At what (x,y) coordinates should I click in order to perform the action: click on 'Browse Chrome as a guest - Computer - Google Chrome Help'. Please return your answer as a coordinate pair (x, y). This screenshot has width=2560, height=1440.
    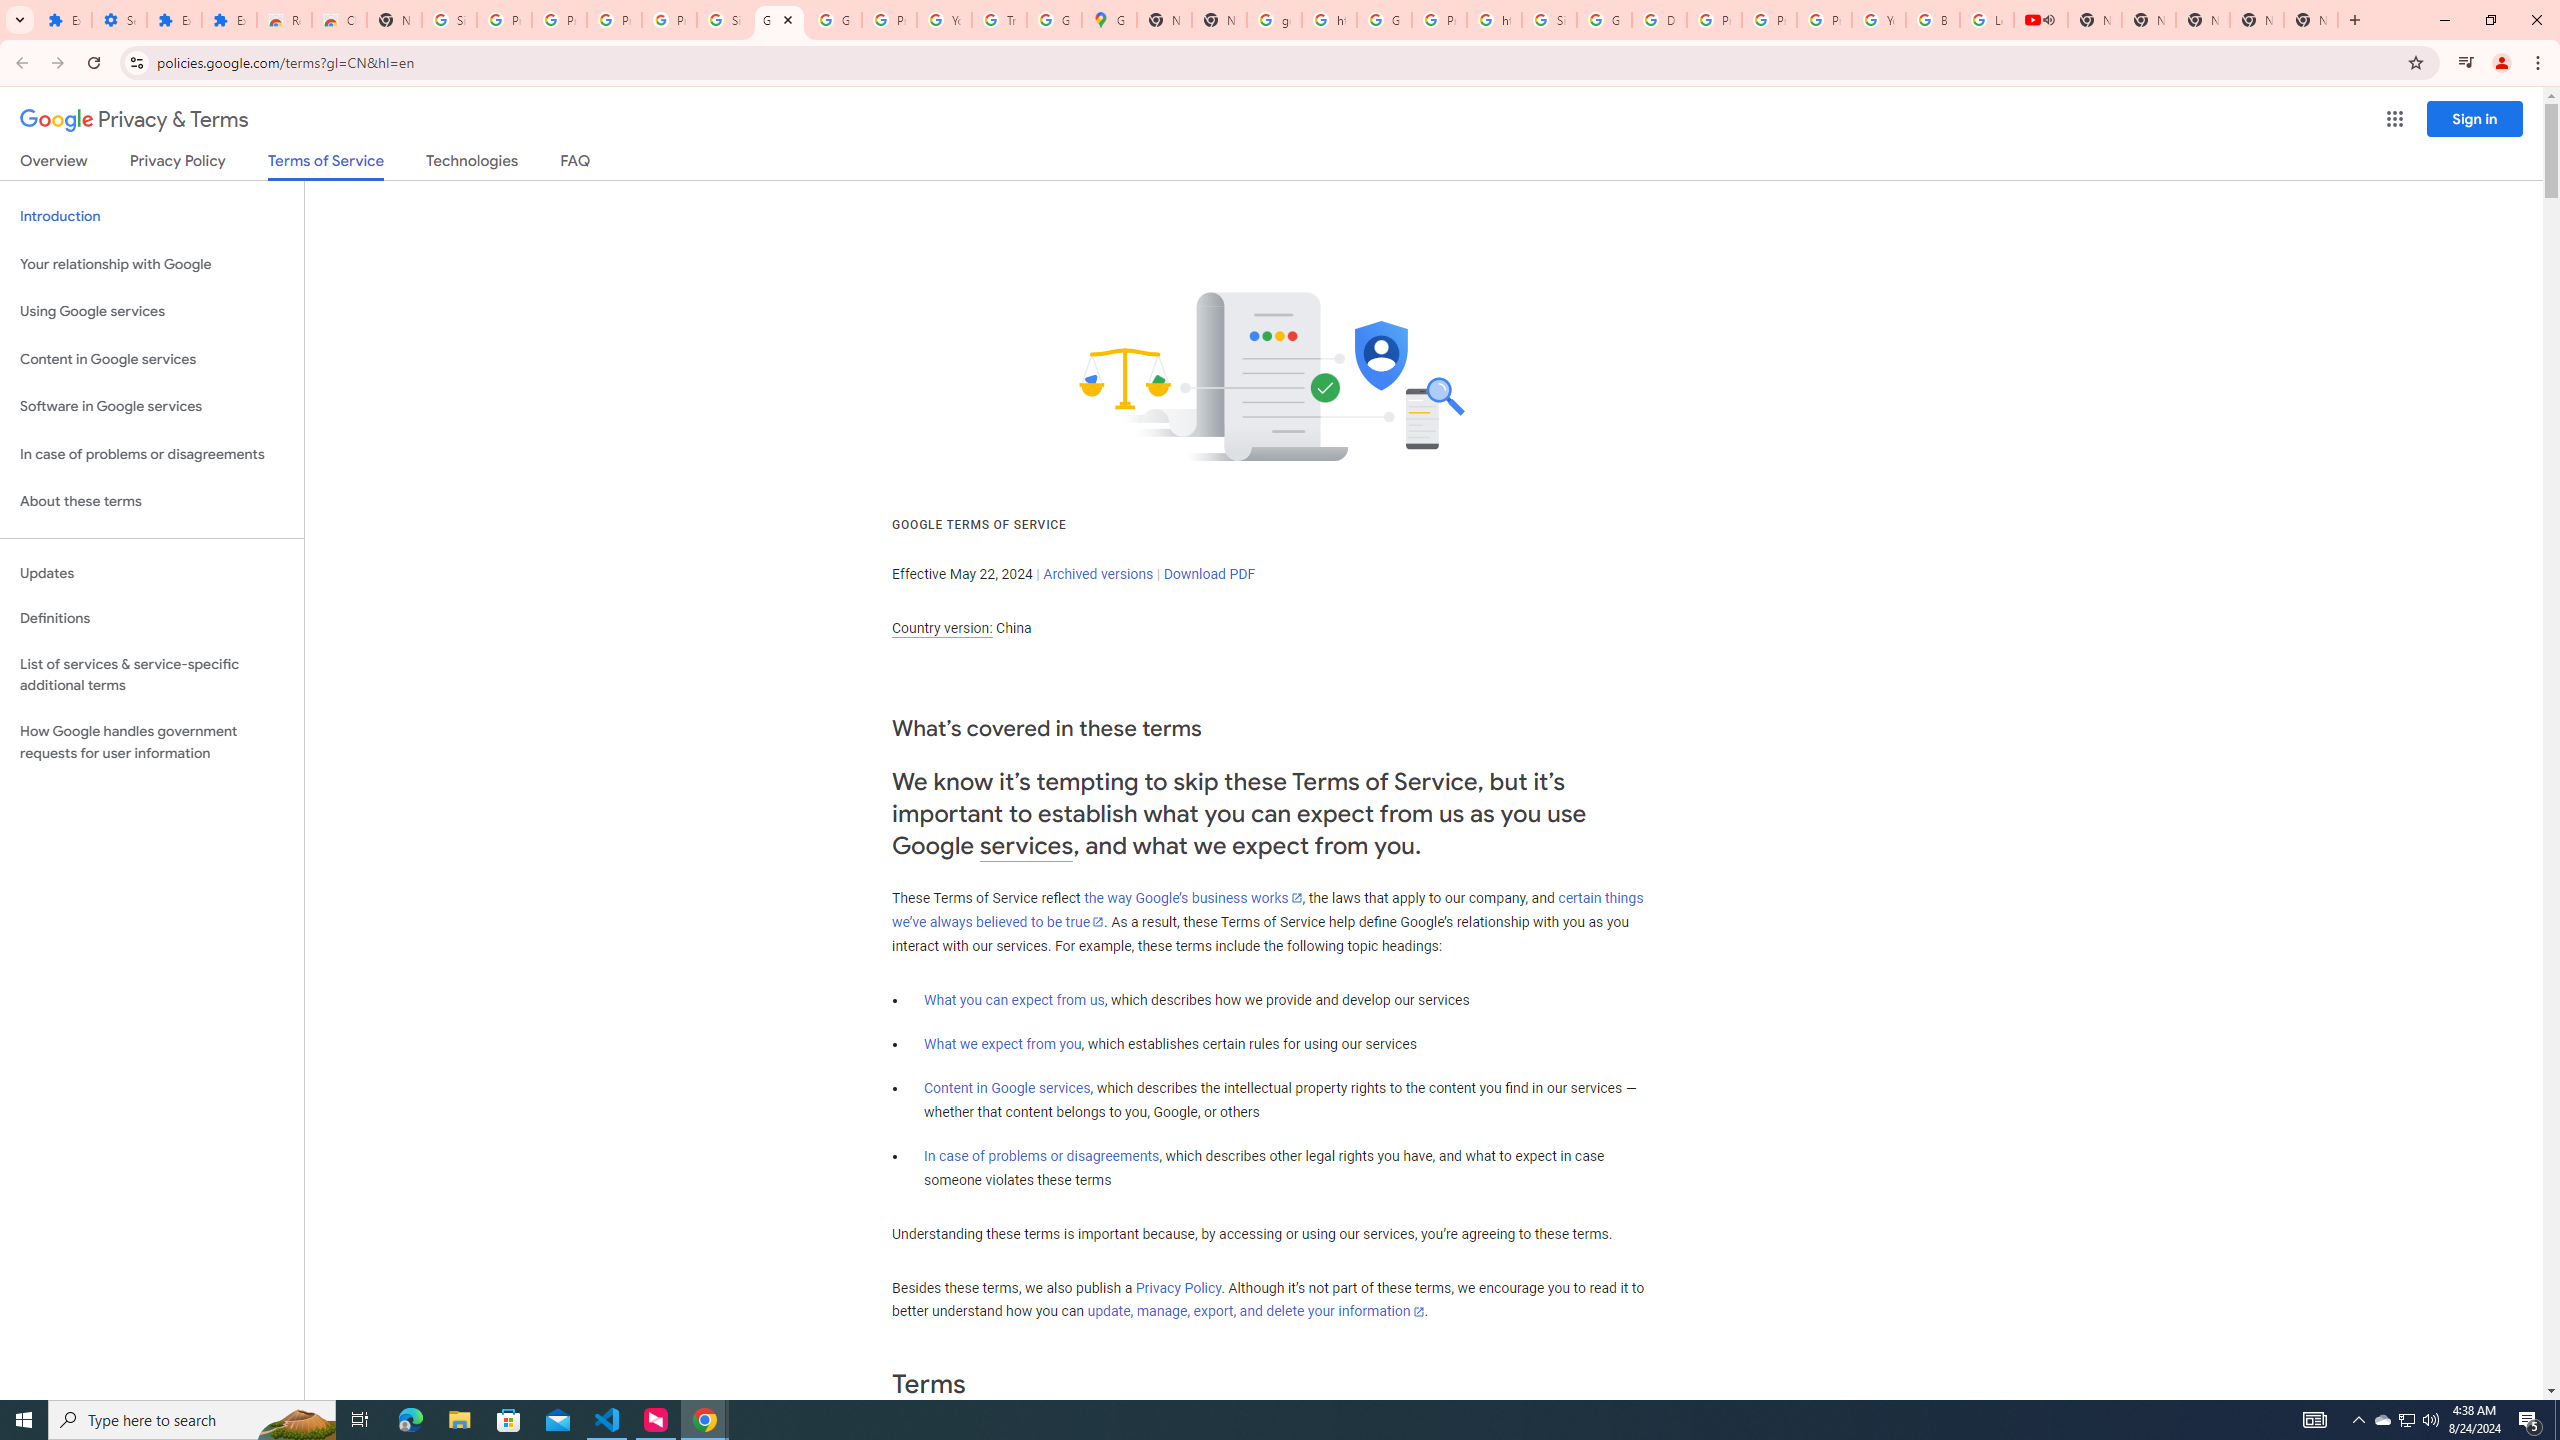
    Looking at the image, I should click on (1932, 19).